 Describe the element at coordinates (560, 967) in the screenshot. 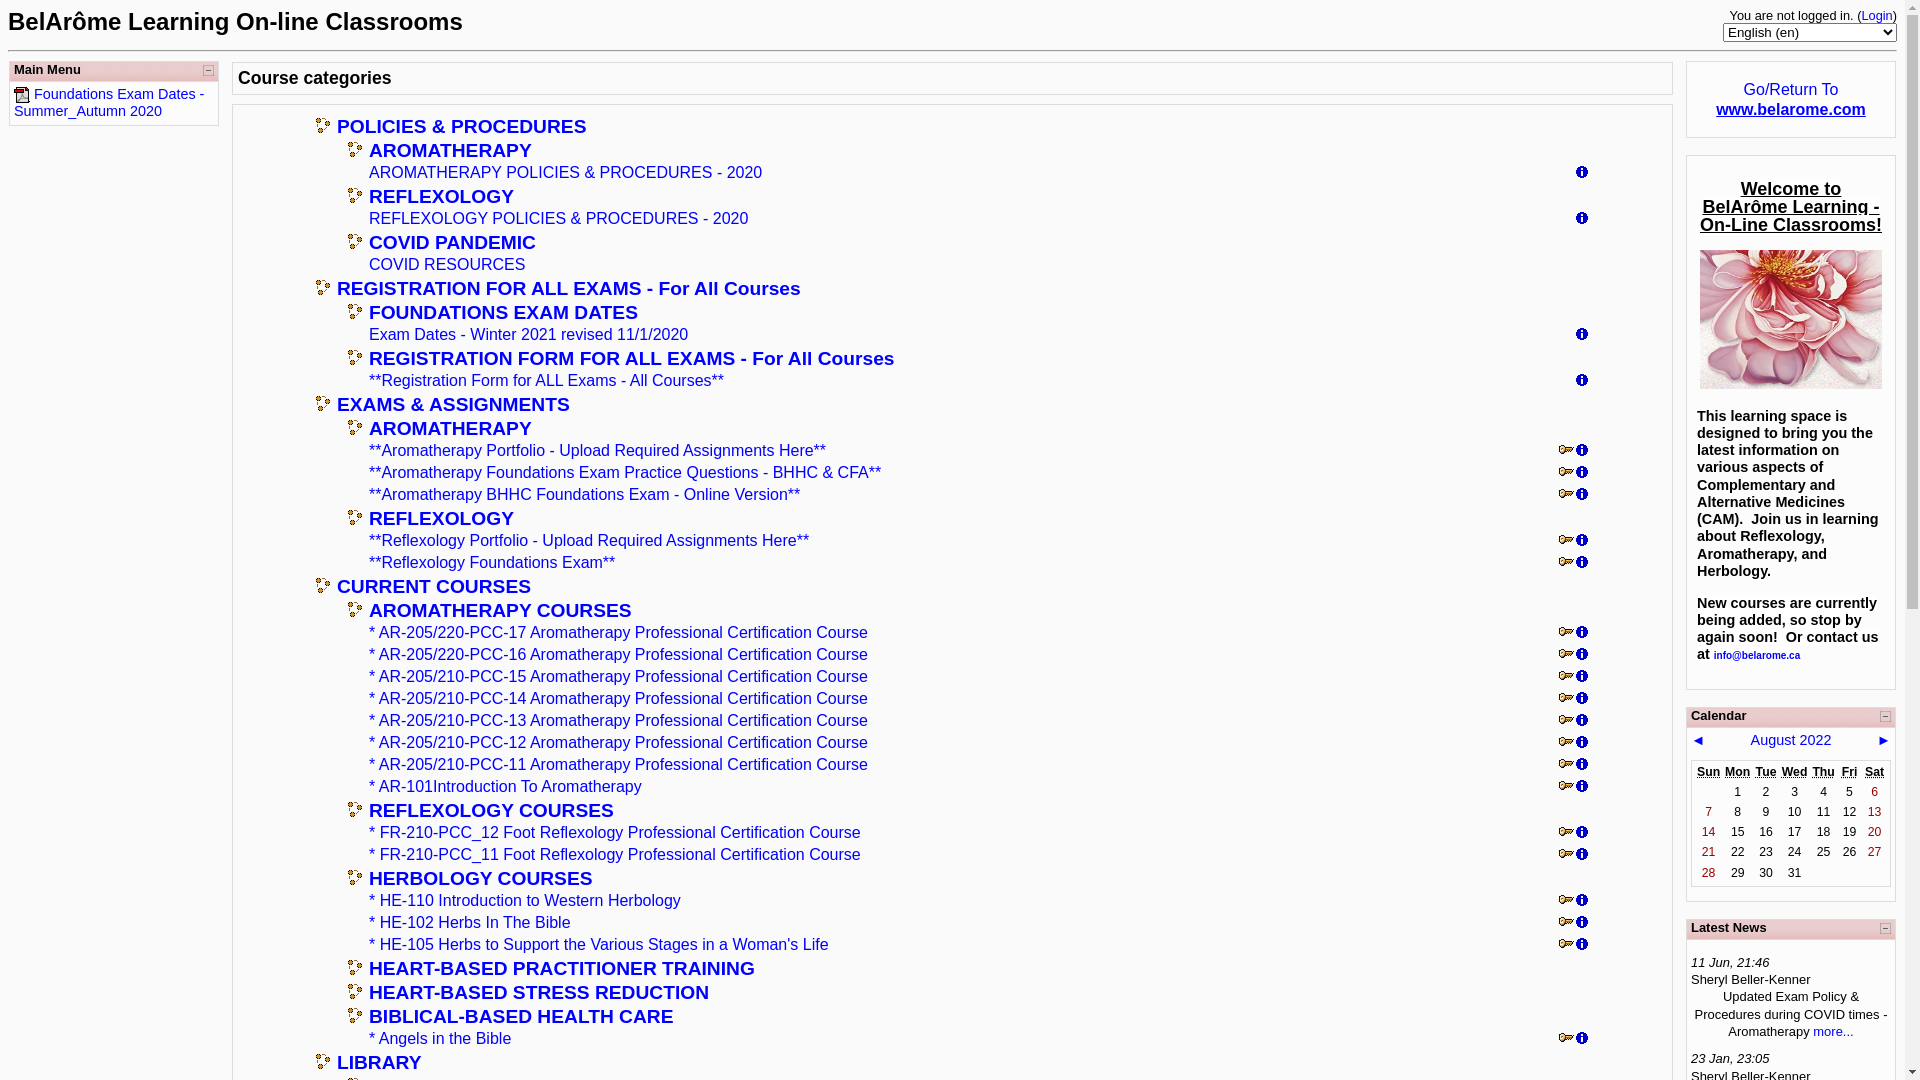

I see `'HEART-BASED PRACTITIONER TRAINING'` at that location.